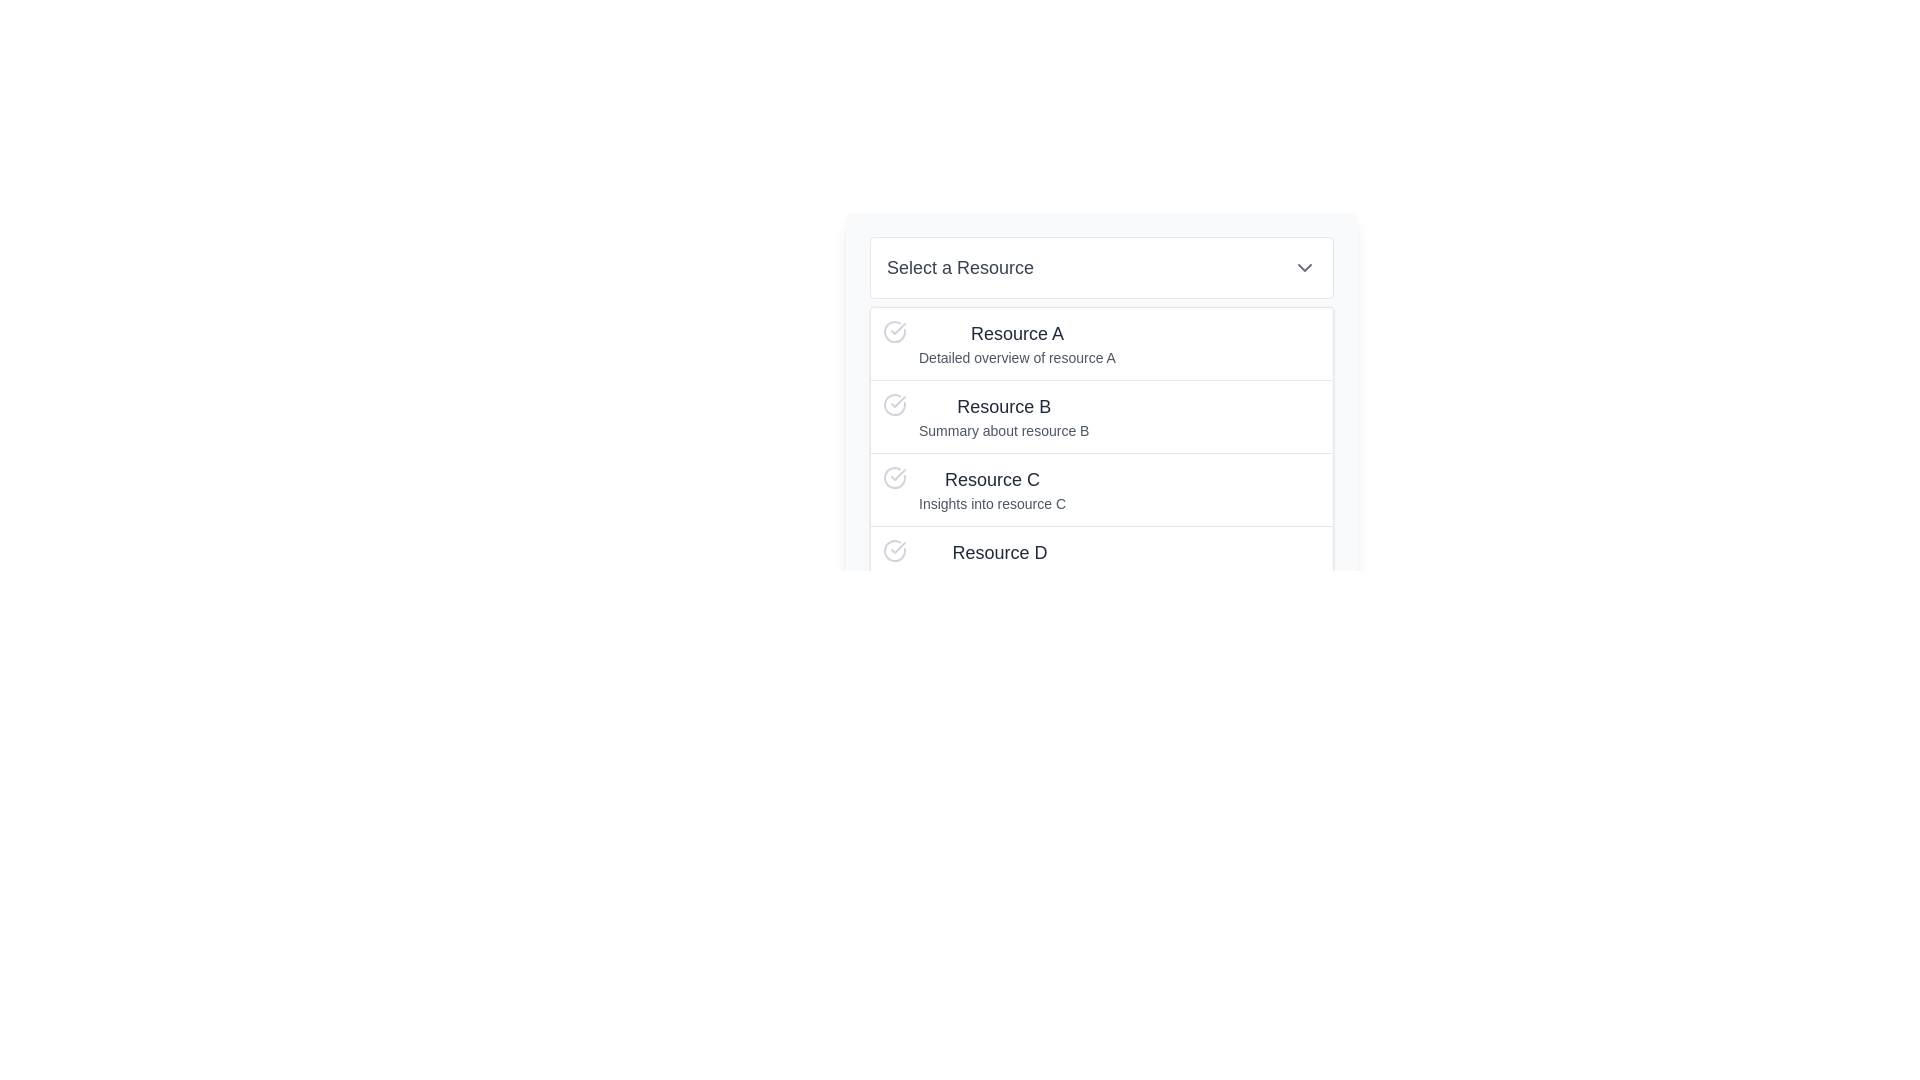 This screenshot has height=1080, width=1920. Describe the element at coordinates (1305, 266) in the screenshot. I see `the dropdown arrow icon, which is the chevron icon located to the right of the text 'Select a Resource'` at that location.